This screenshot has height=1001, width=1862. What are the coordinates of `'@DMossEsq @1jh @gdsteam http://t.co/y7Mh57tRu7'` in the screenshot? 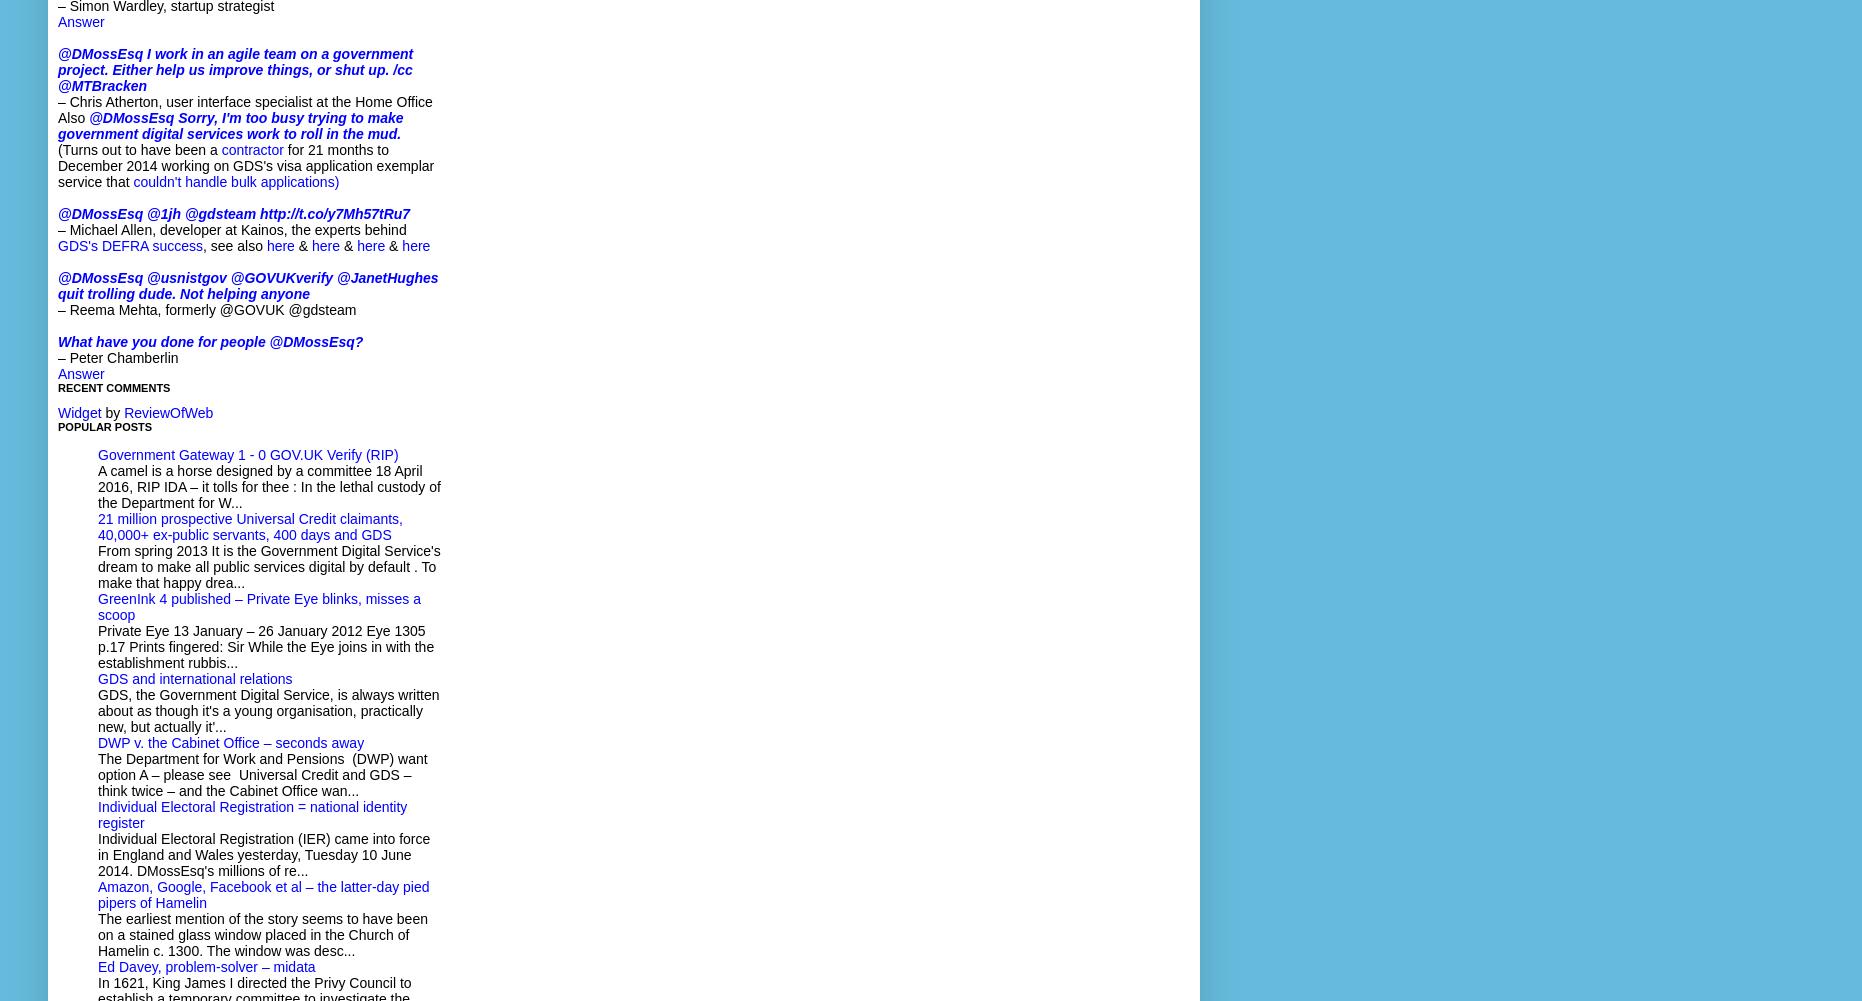 It's located at (234, 214).